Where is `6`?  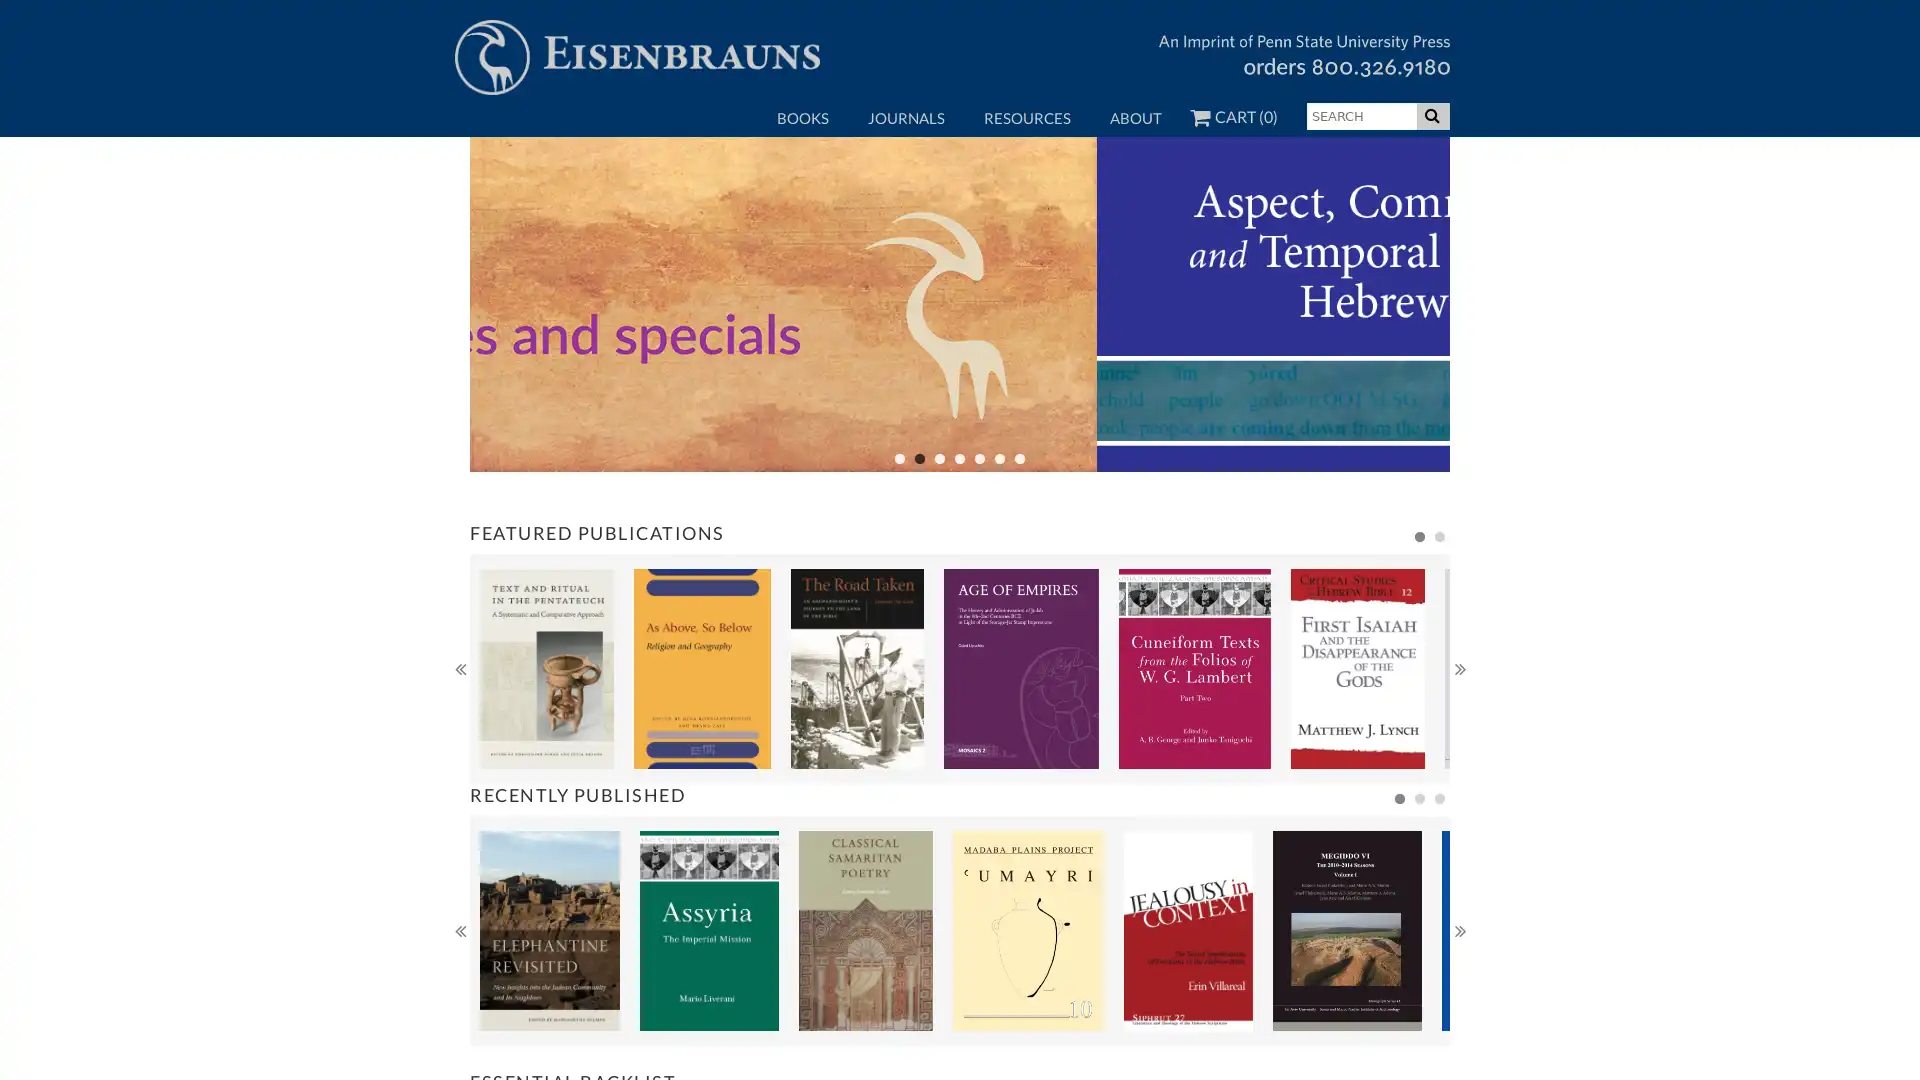 6 is located at coordinates (999, 534).